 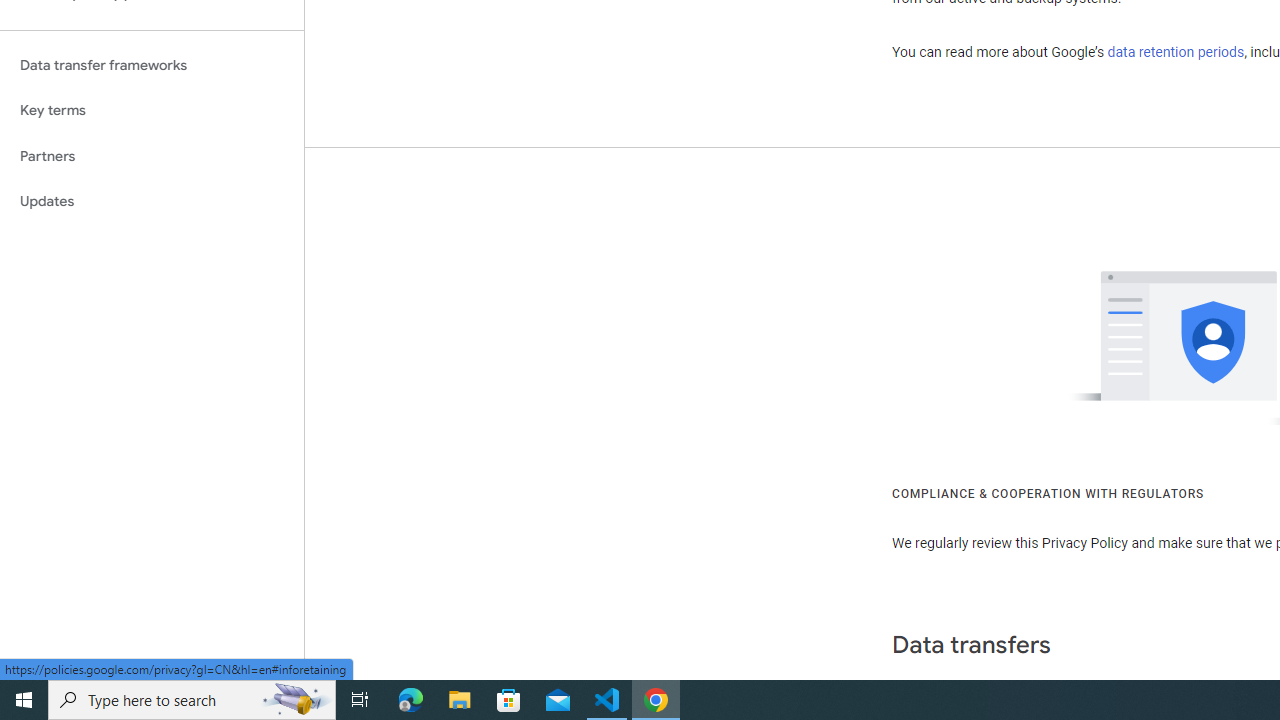 I want to click on 'Data transfer frameworks', so click(x=151, y=64).